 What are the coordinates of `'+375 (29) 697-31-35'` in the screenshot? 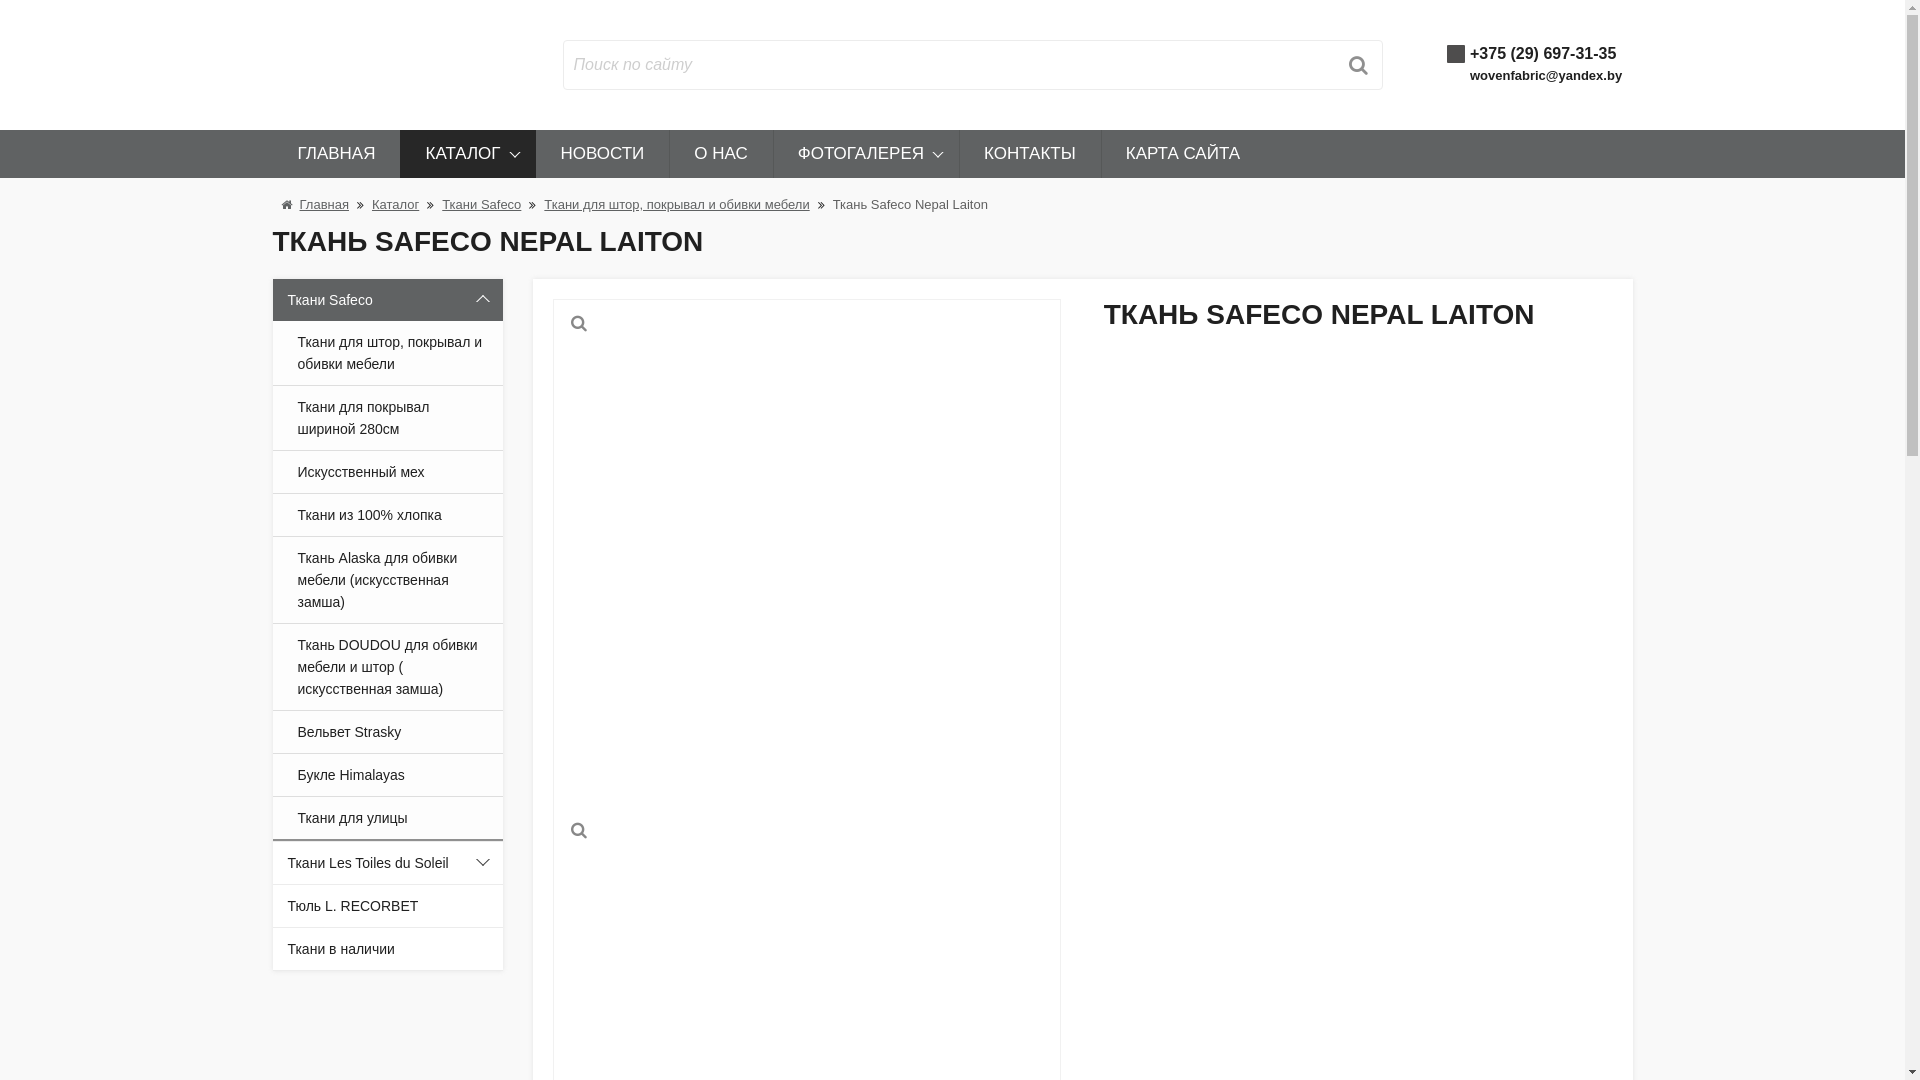 It's located at (1541, 52).